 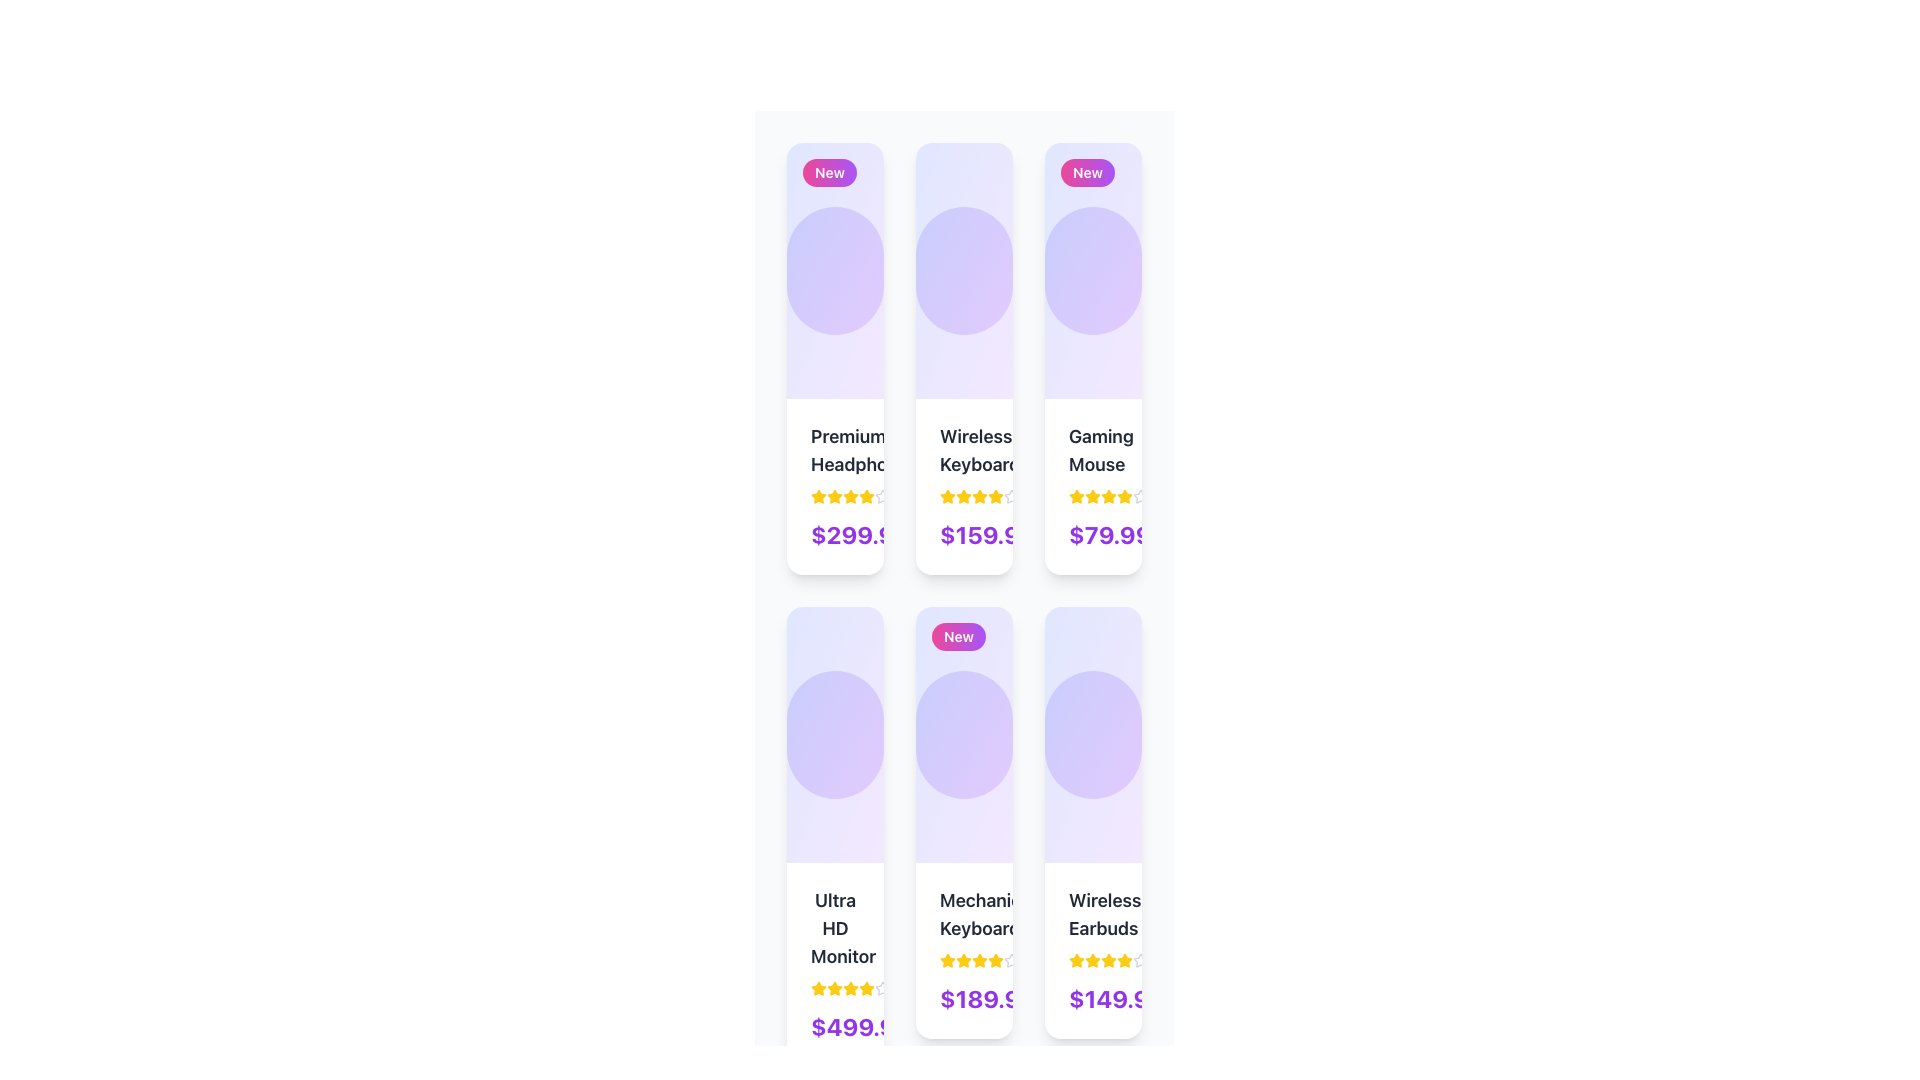 What do you see at coordinates (947, 959) in the screenshot?
I see `the first filled Rating star icon in the rating section of the product card to interact with the rating interface` at bounding box center [947, 959].